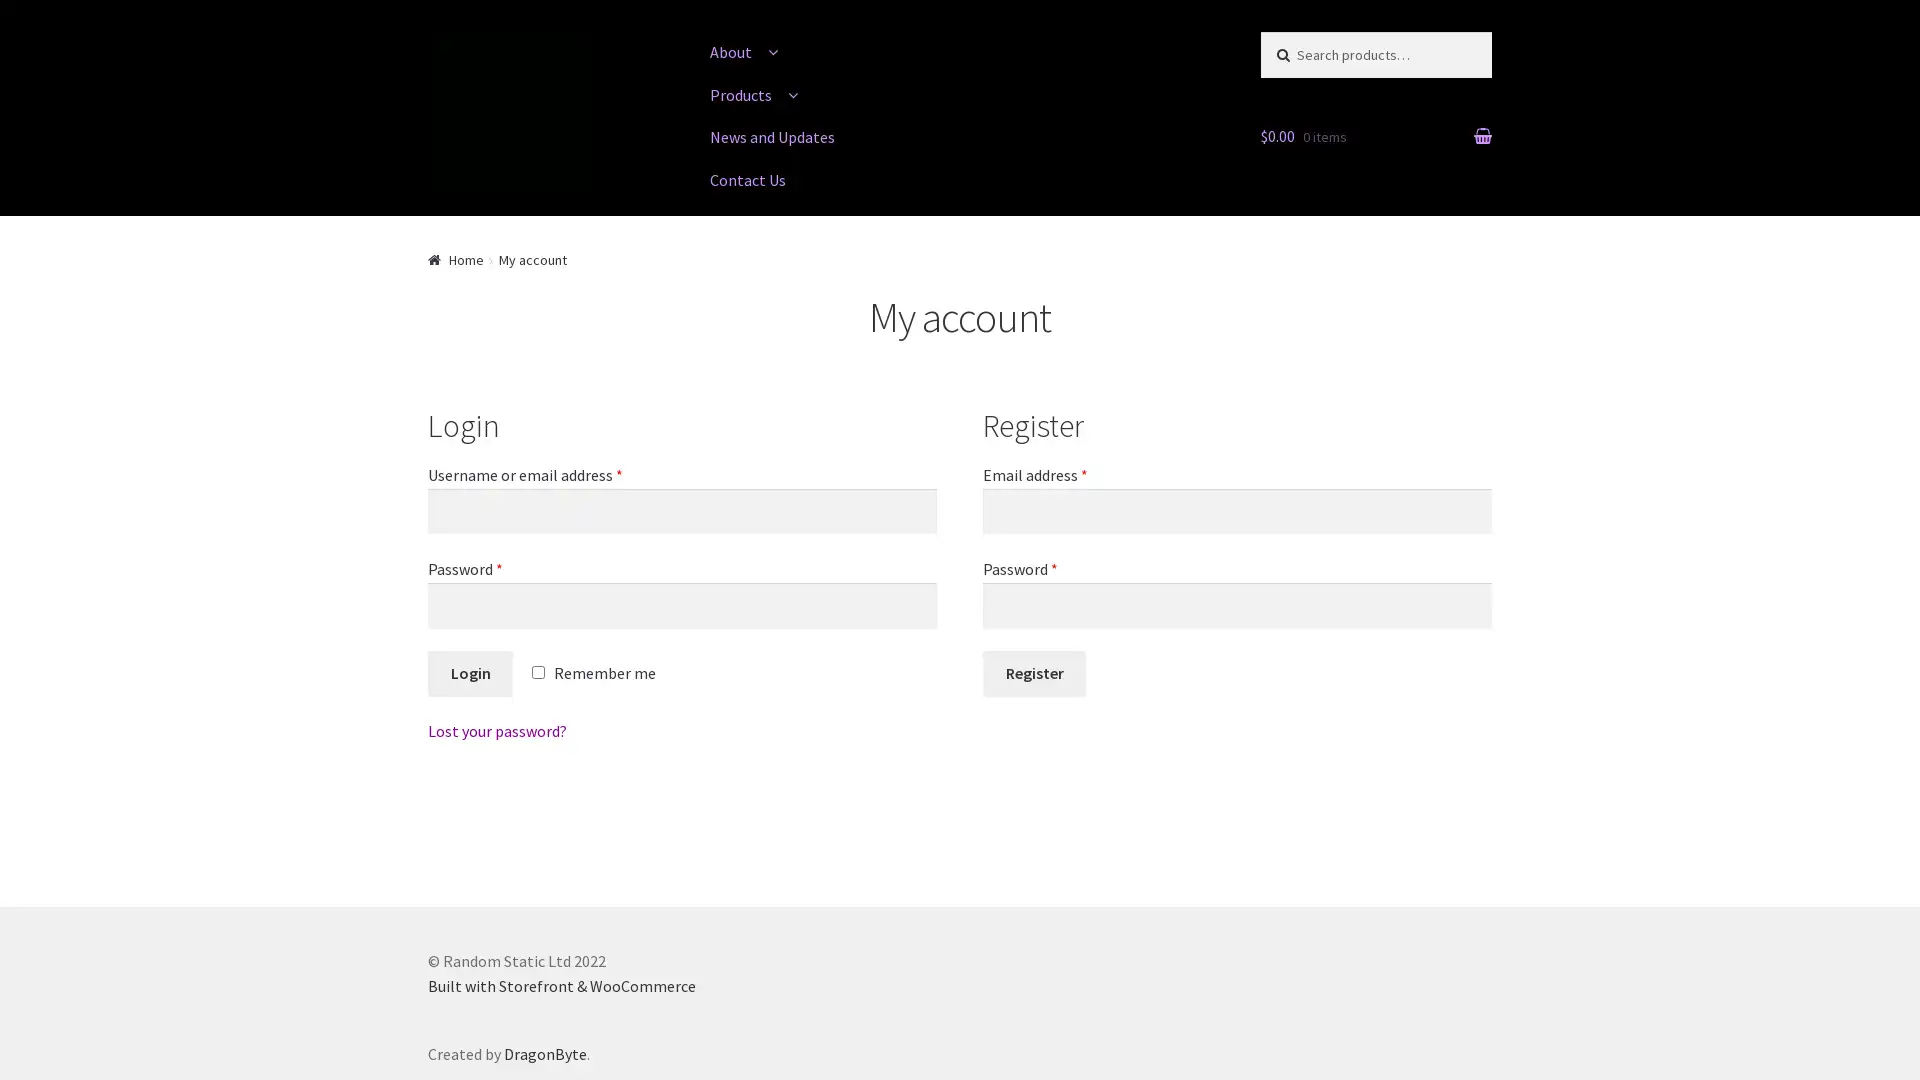  I want to click on Register, so click(1034, 673).